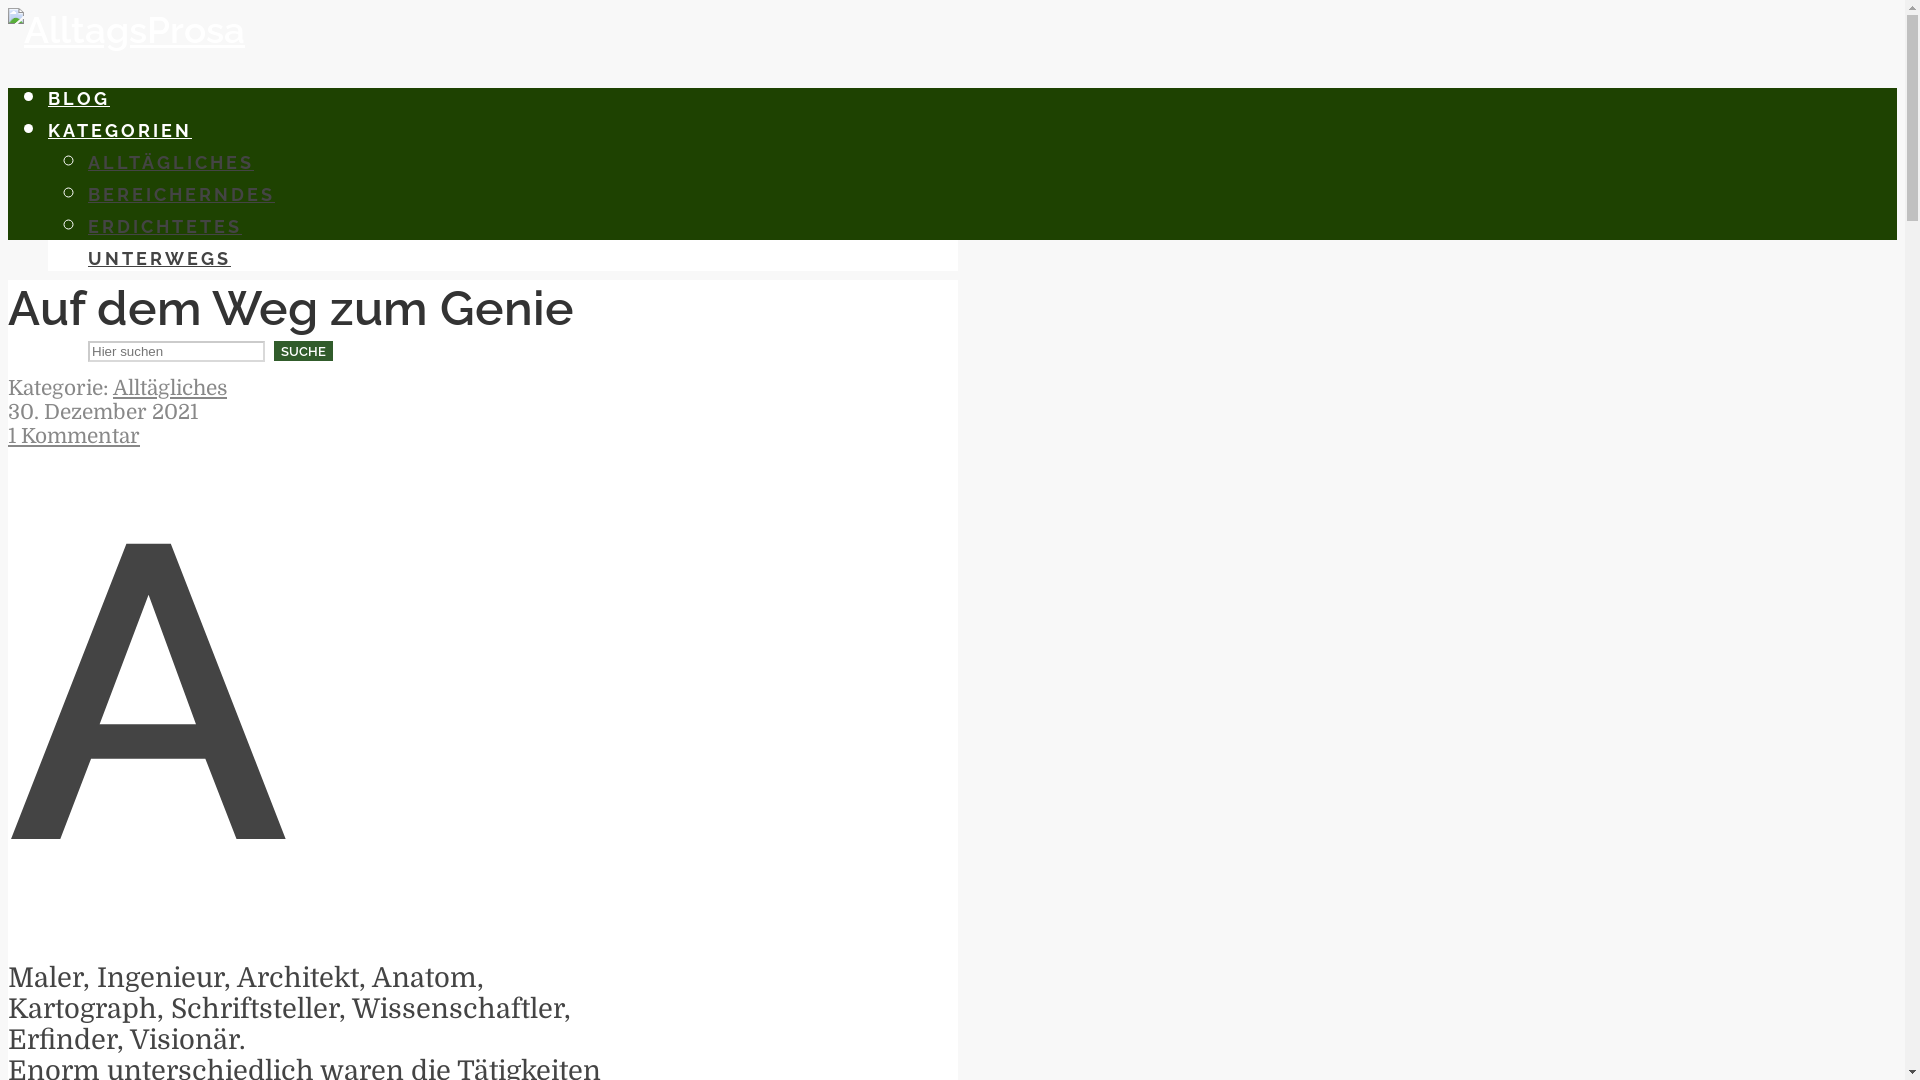 This screenshot has width=1920, height=1080. What do you see at coordinates (48, 130) in the screenshot?
I see `'KATEGORIEN'` at bounding box center [48, 130].